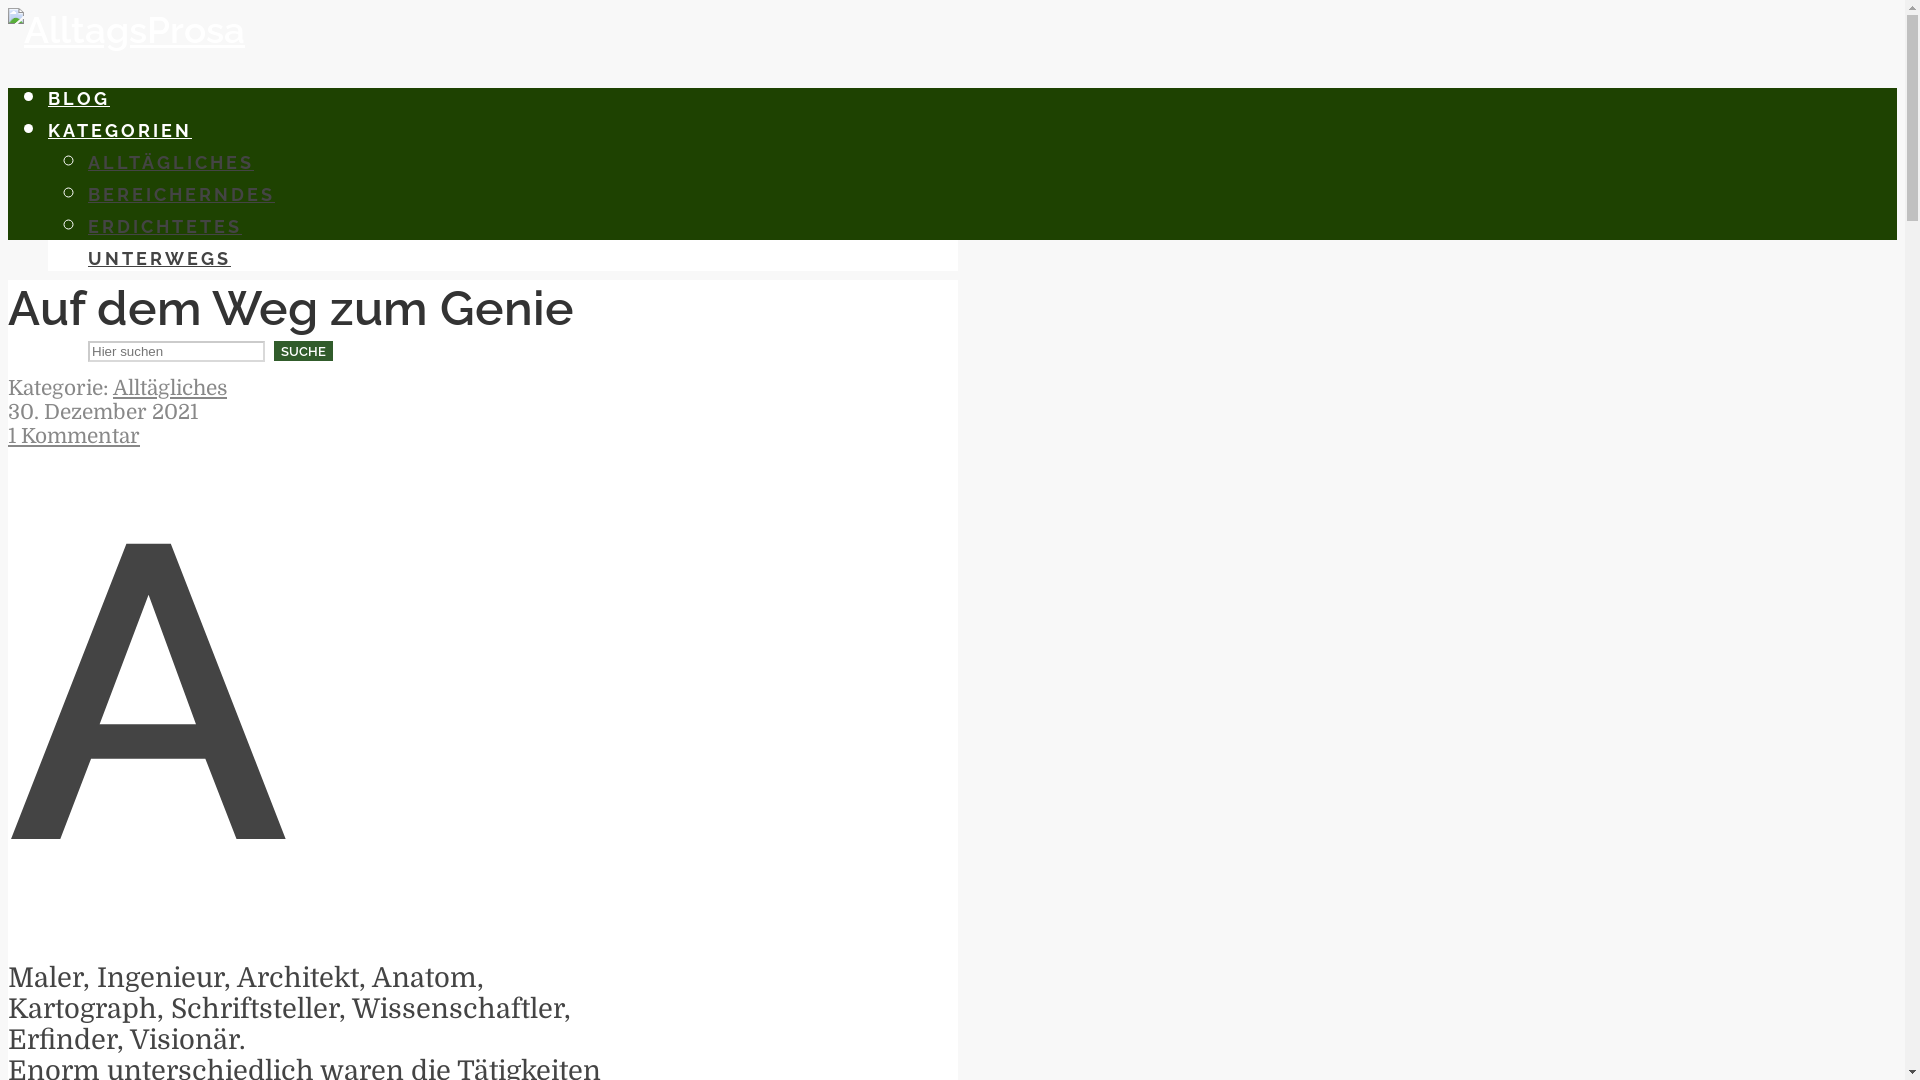 This screenshot has width=1920, height=1080. What do you see at coordinates (48, 130) in the screenshot?
I see `'KATEGORIEN'` at bounding box center [48, 130].